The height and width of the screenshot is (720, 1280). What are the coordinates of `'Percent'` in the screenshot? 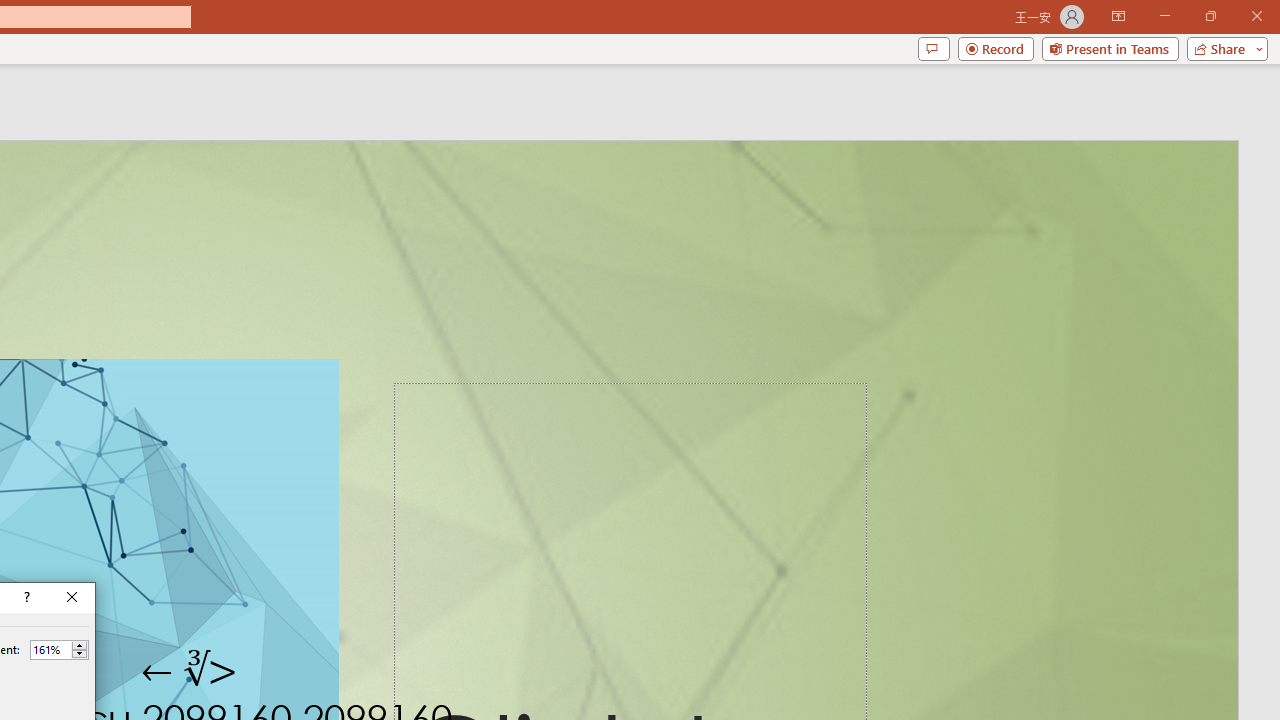 It's located at (59, 650).